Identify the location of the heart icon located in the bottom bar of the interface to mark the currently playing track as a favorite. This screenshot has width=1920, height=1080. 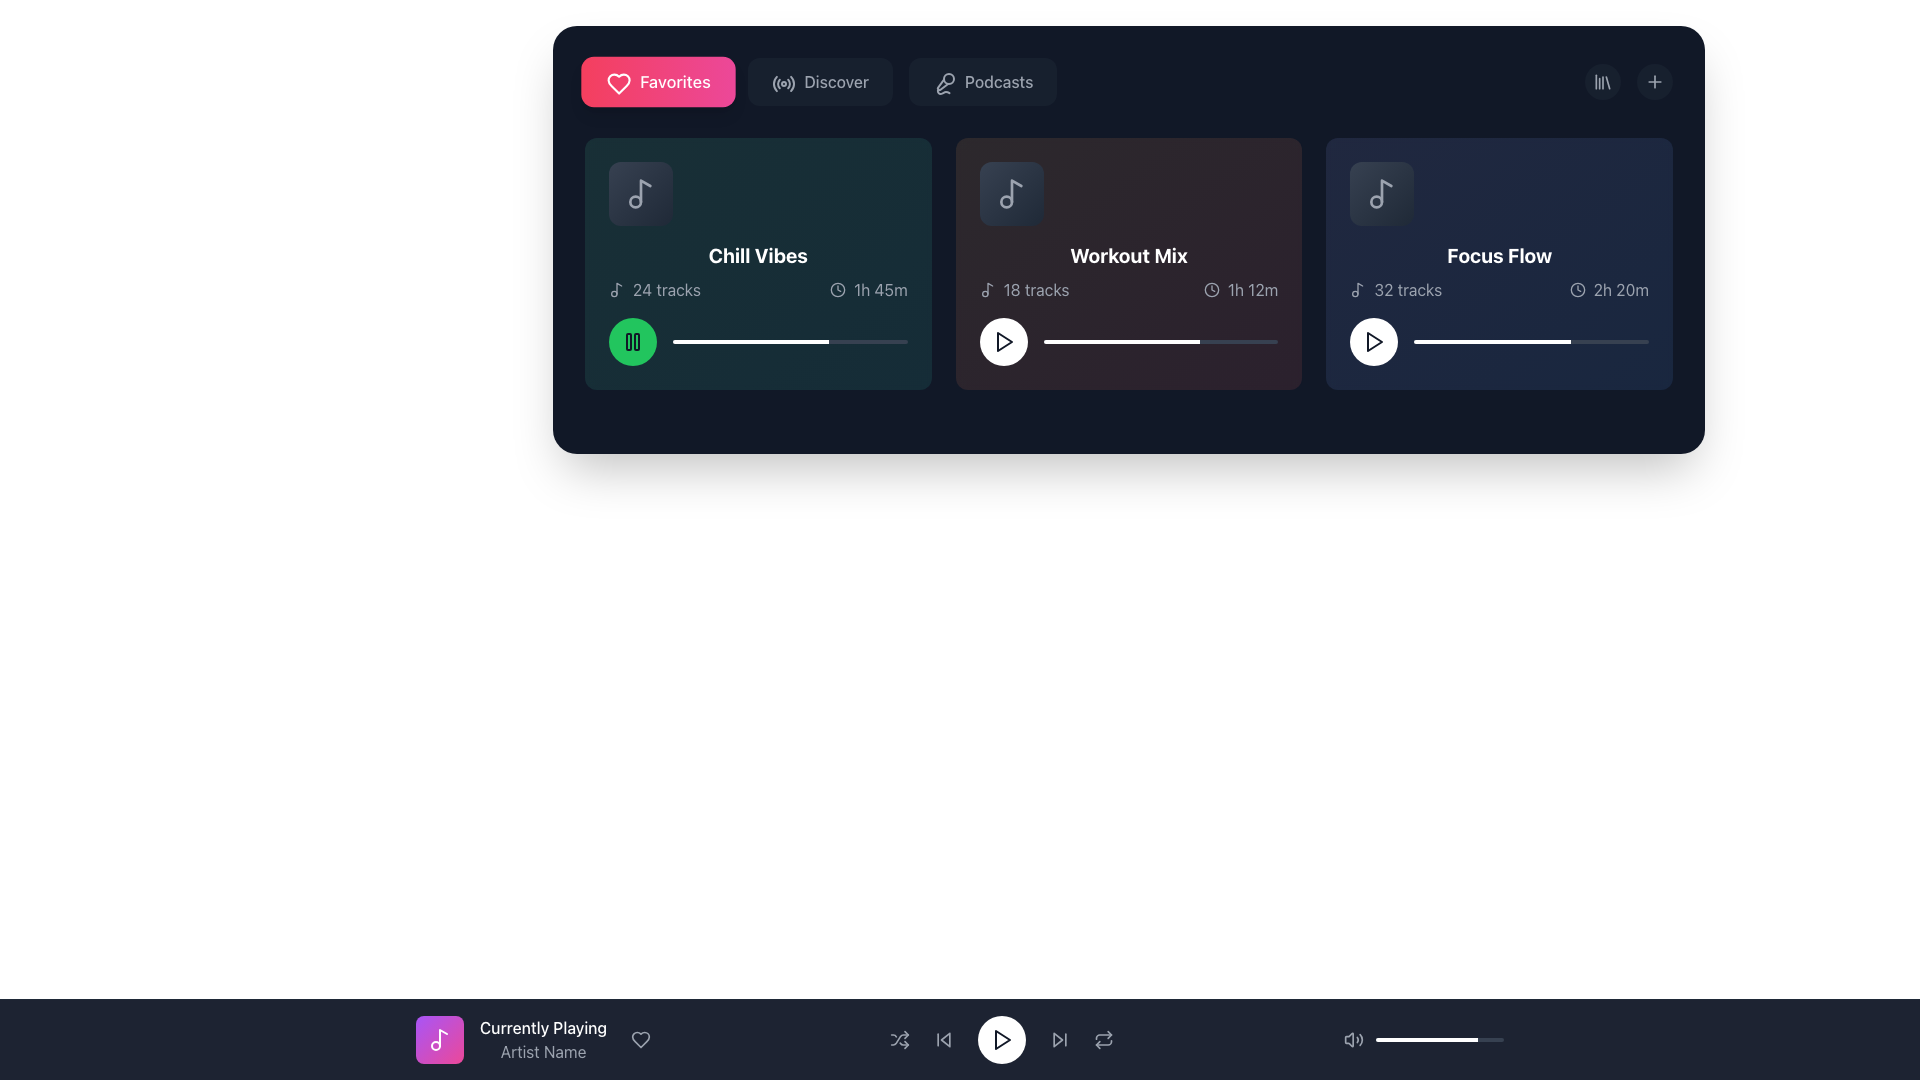
(641, 1039).